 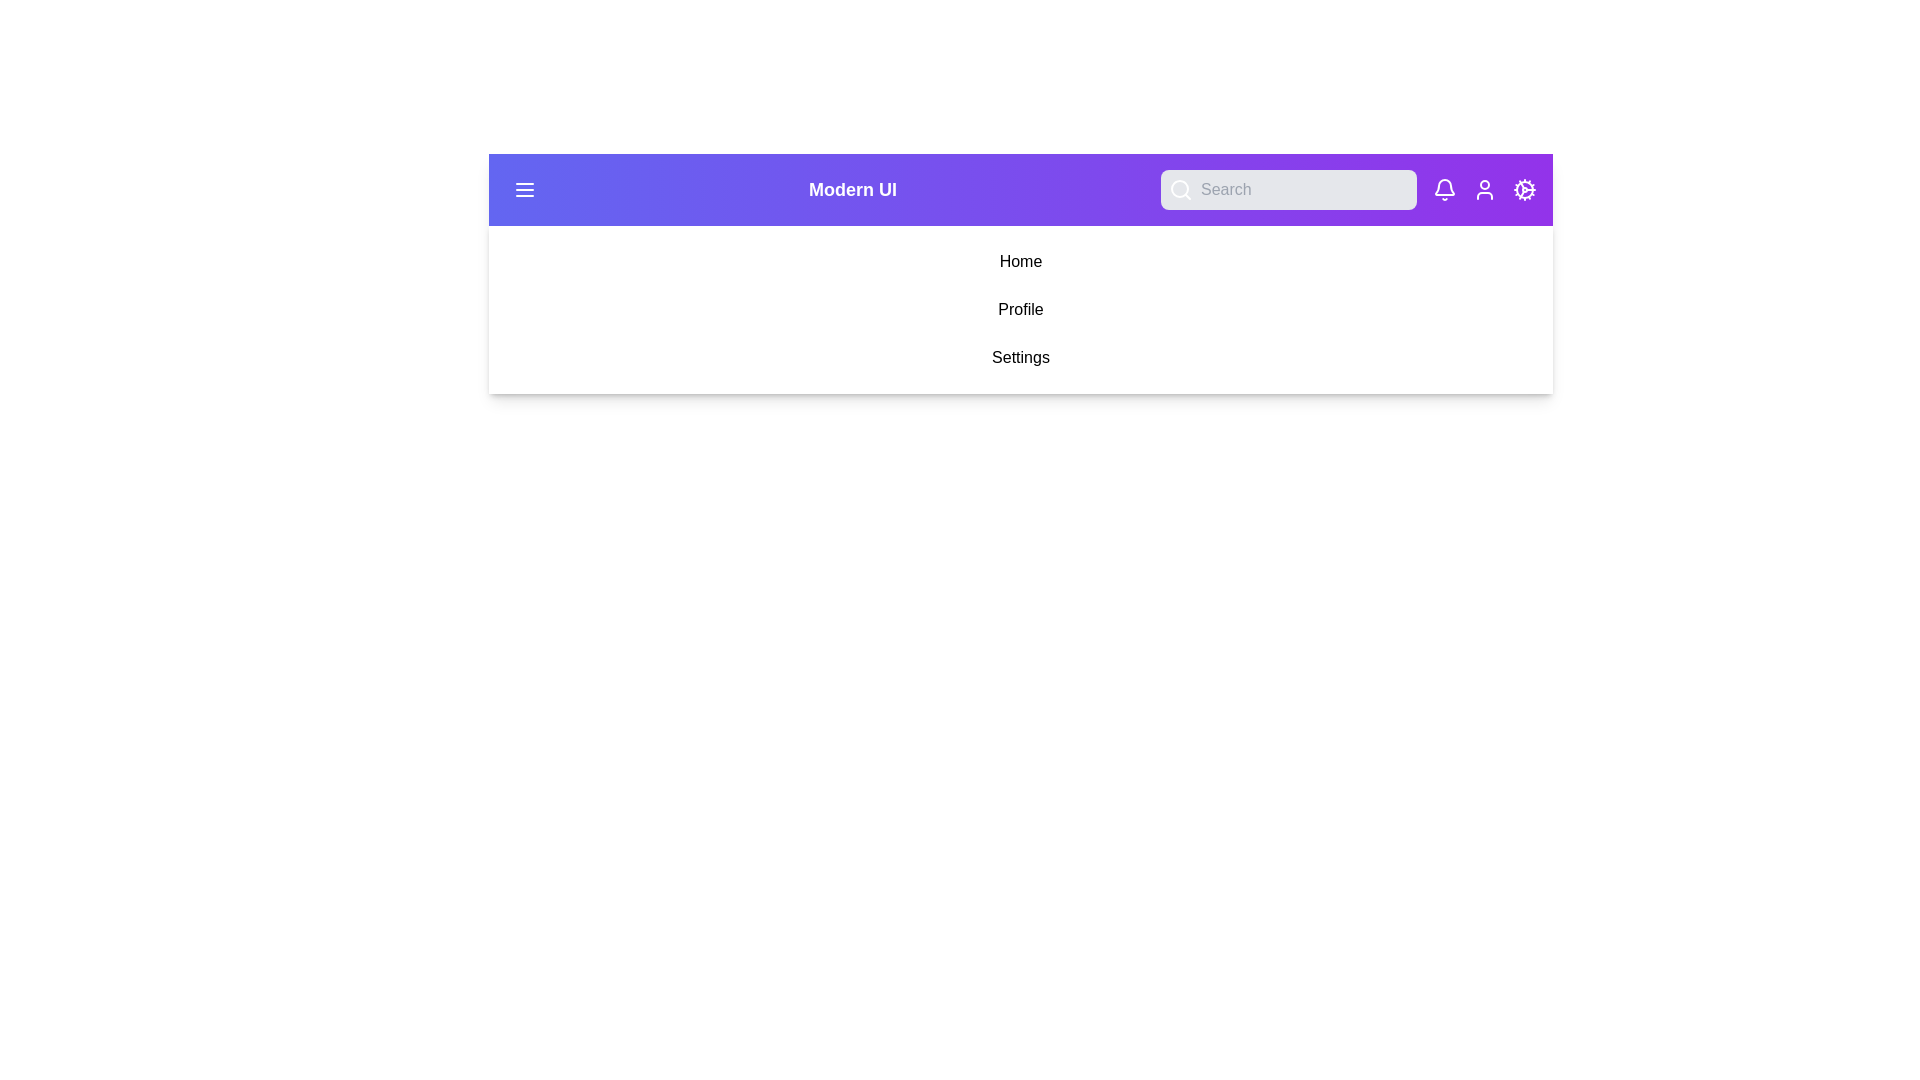 What do you see at coordinates (1484, 189) in the screenshot?
I see `the User button to navigate to its respective section` at bounding box center [1484, 189].